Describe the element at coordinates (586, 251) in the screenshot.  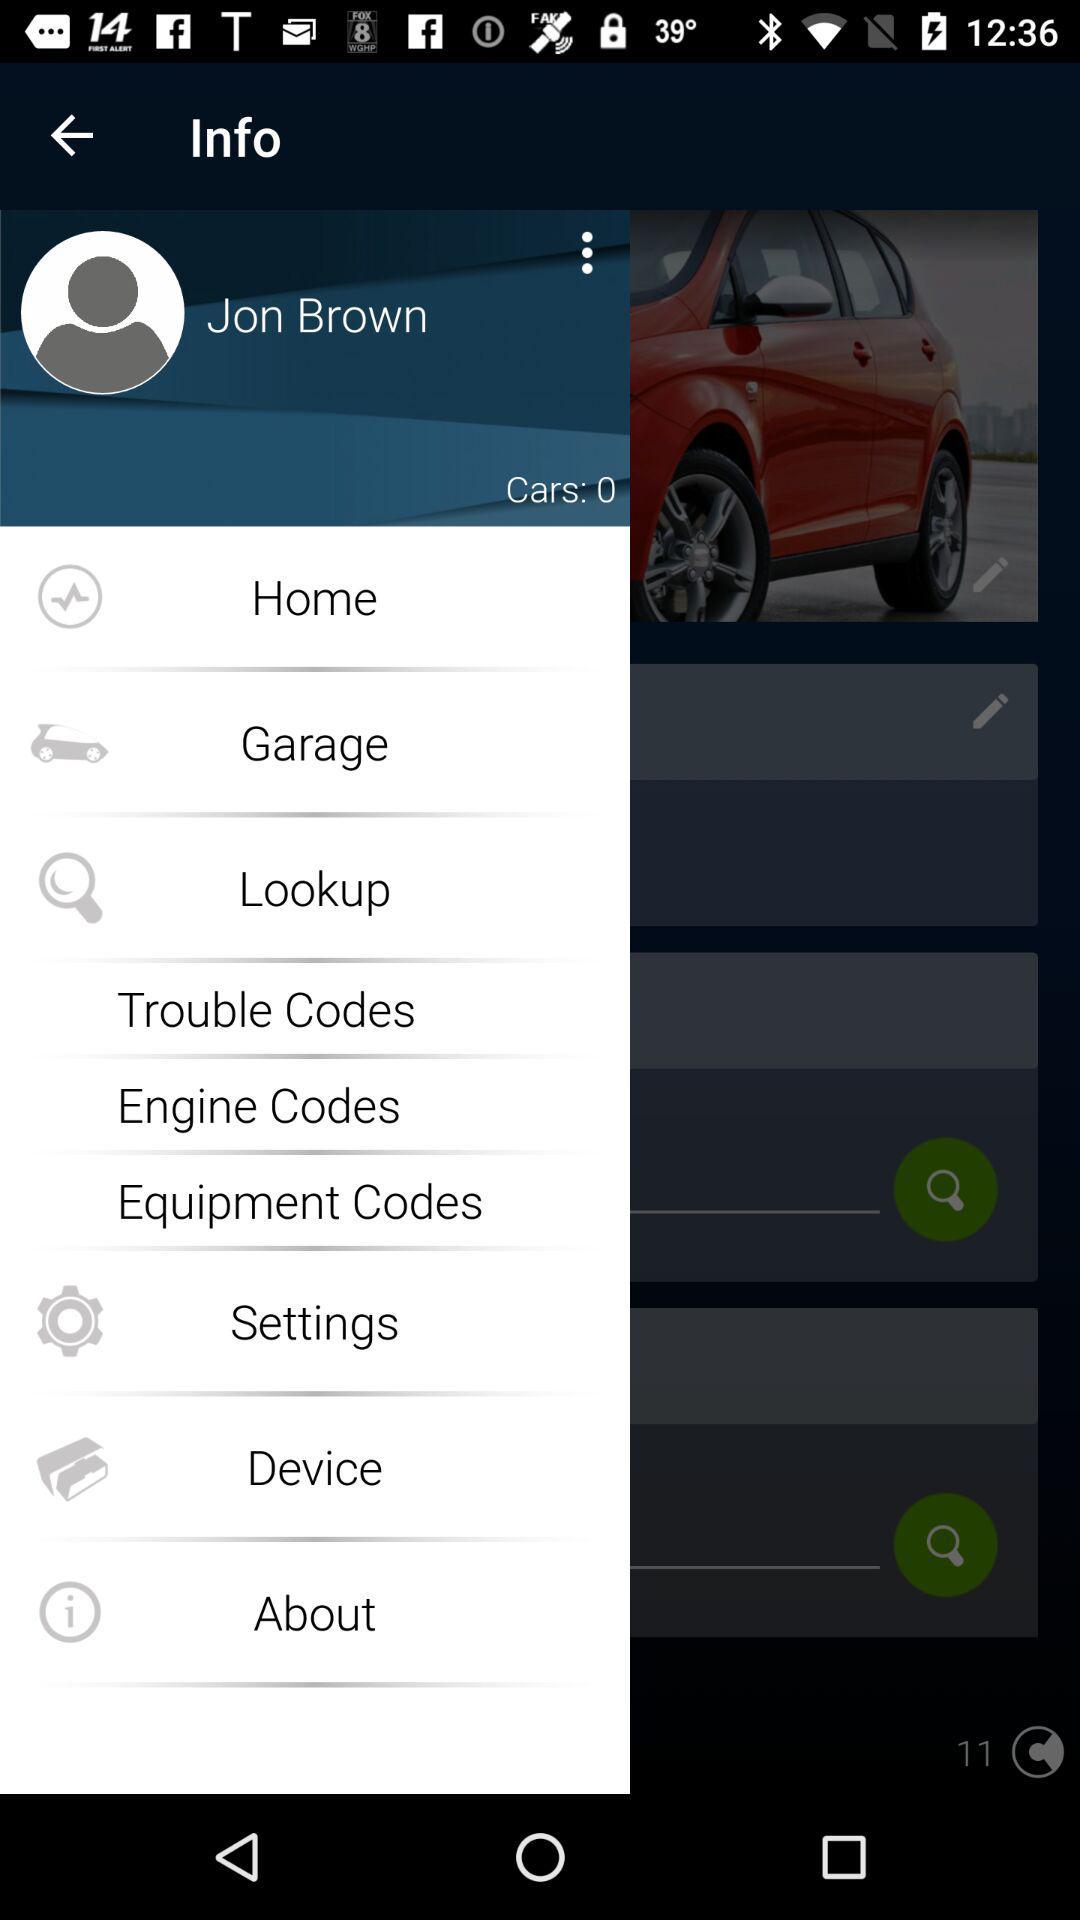
I see `the more icon` at that location.